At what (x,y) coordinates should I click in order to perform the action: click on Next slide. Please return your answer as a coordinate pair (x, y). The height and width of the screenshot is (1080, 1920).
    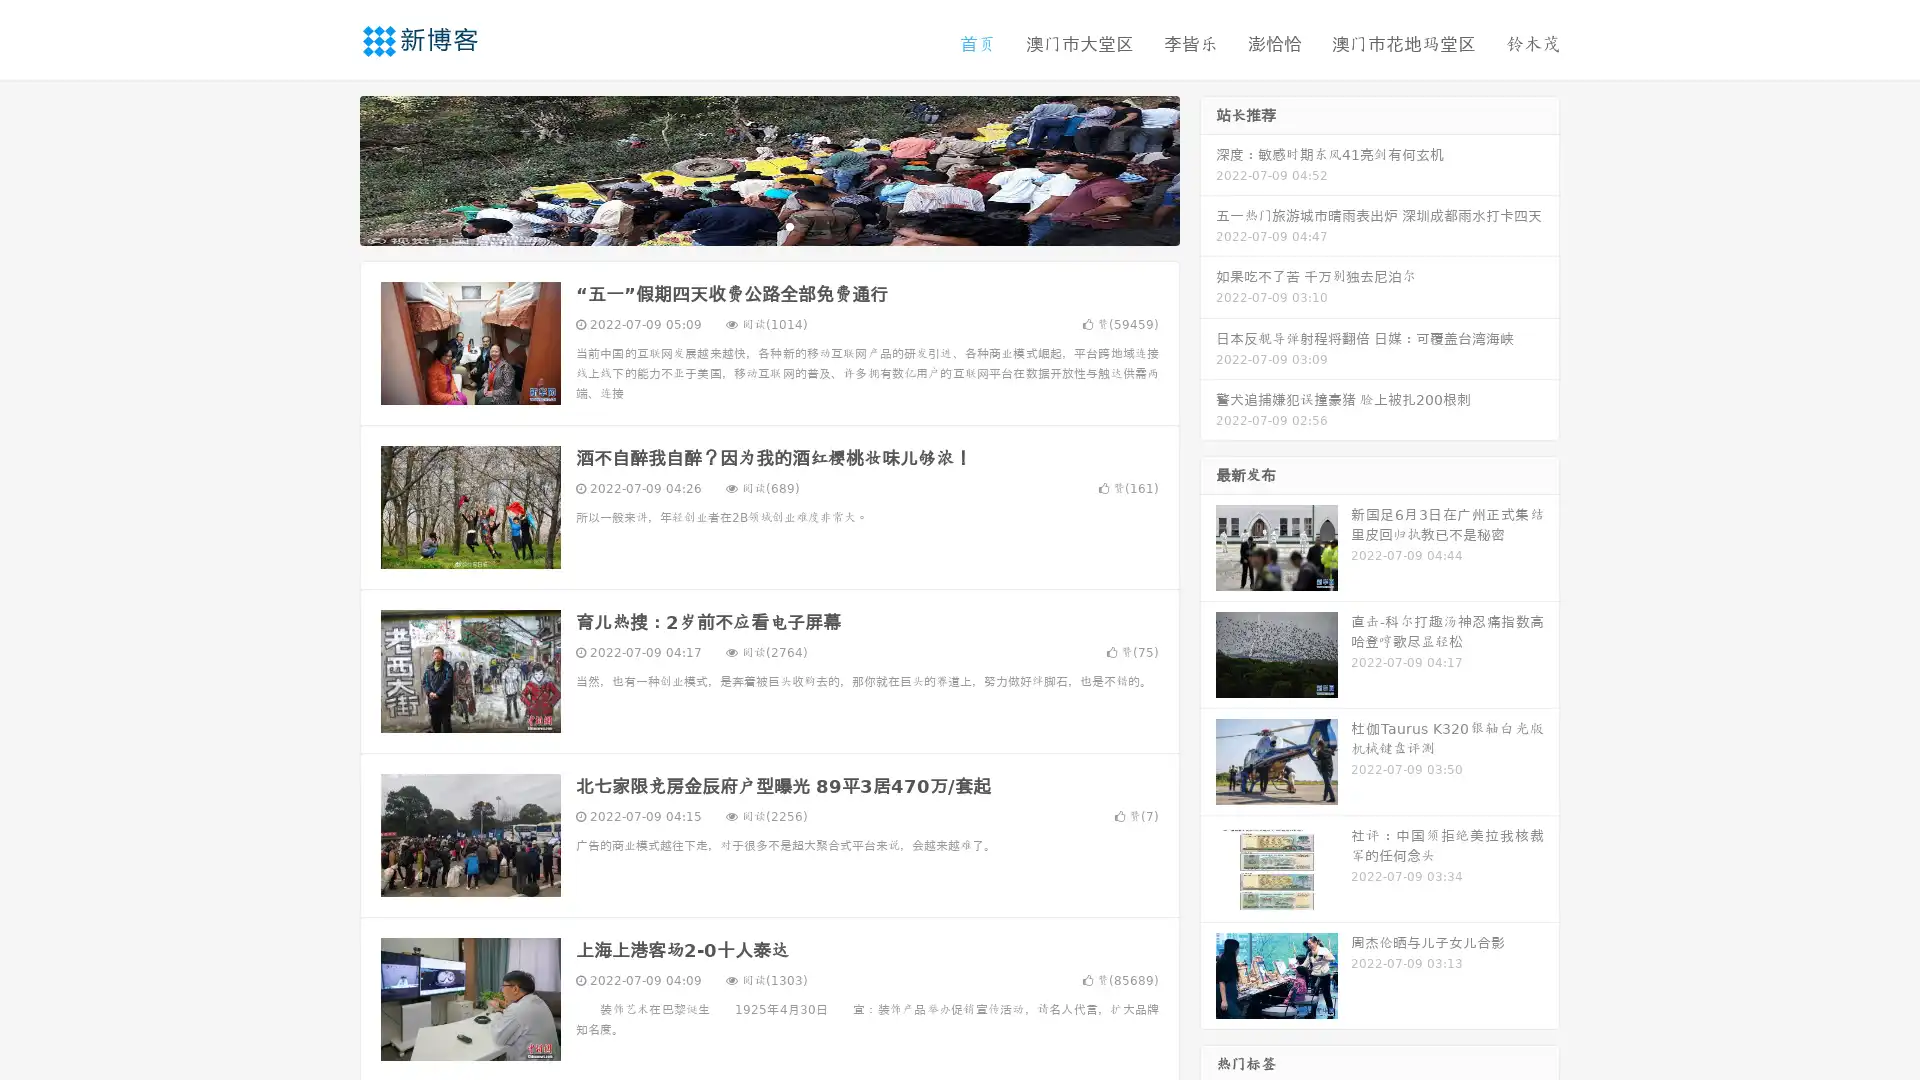
    Looking at the image, I should click on (1208, 168).